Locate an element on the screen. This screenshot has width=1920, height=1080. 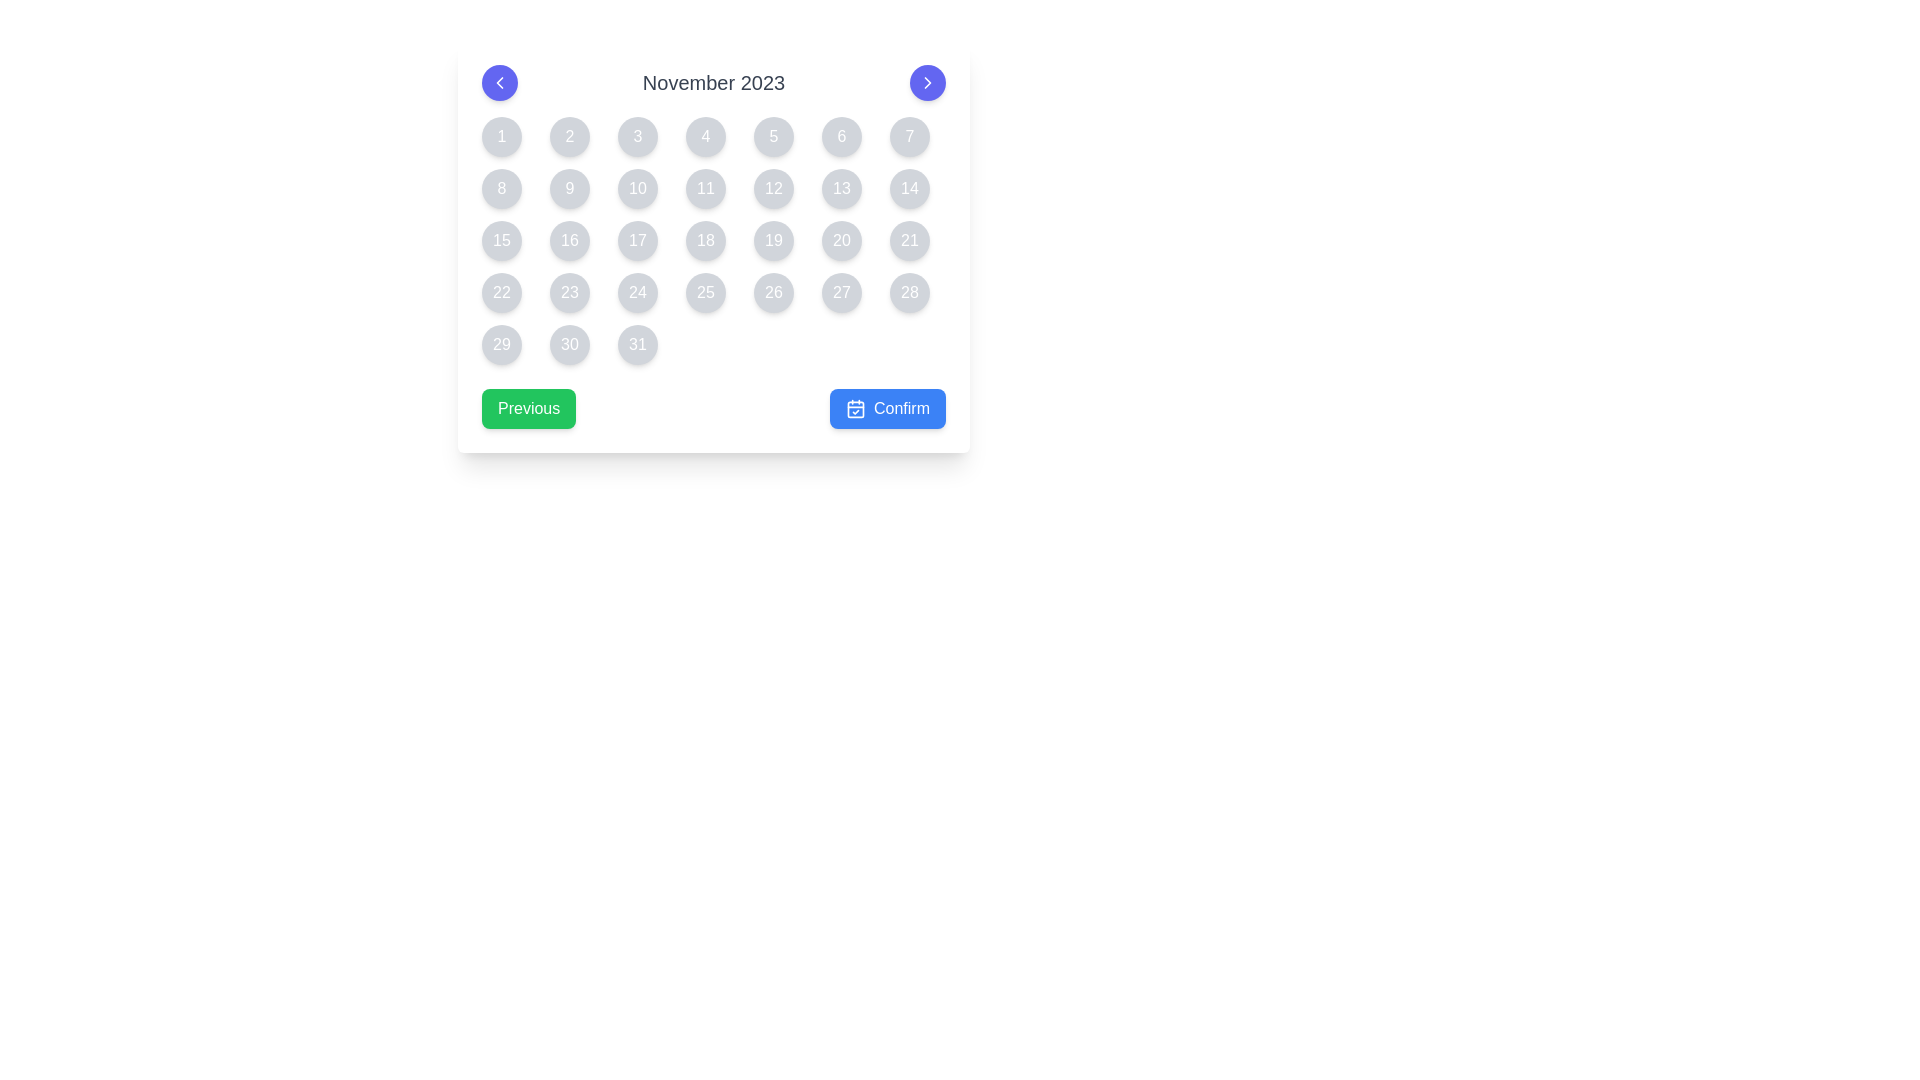
the rounded, circular button labeled '24' with a medium gray background and white text is located at coordinates (637, 293).